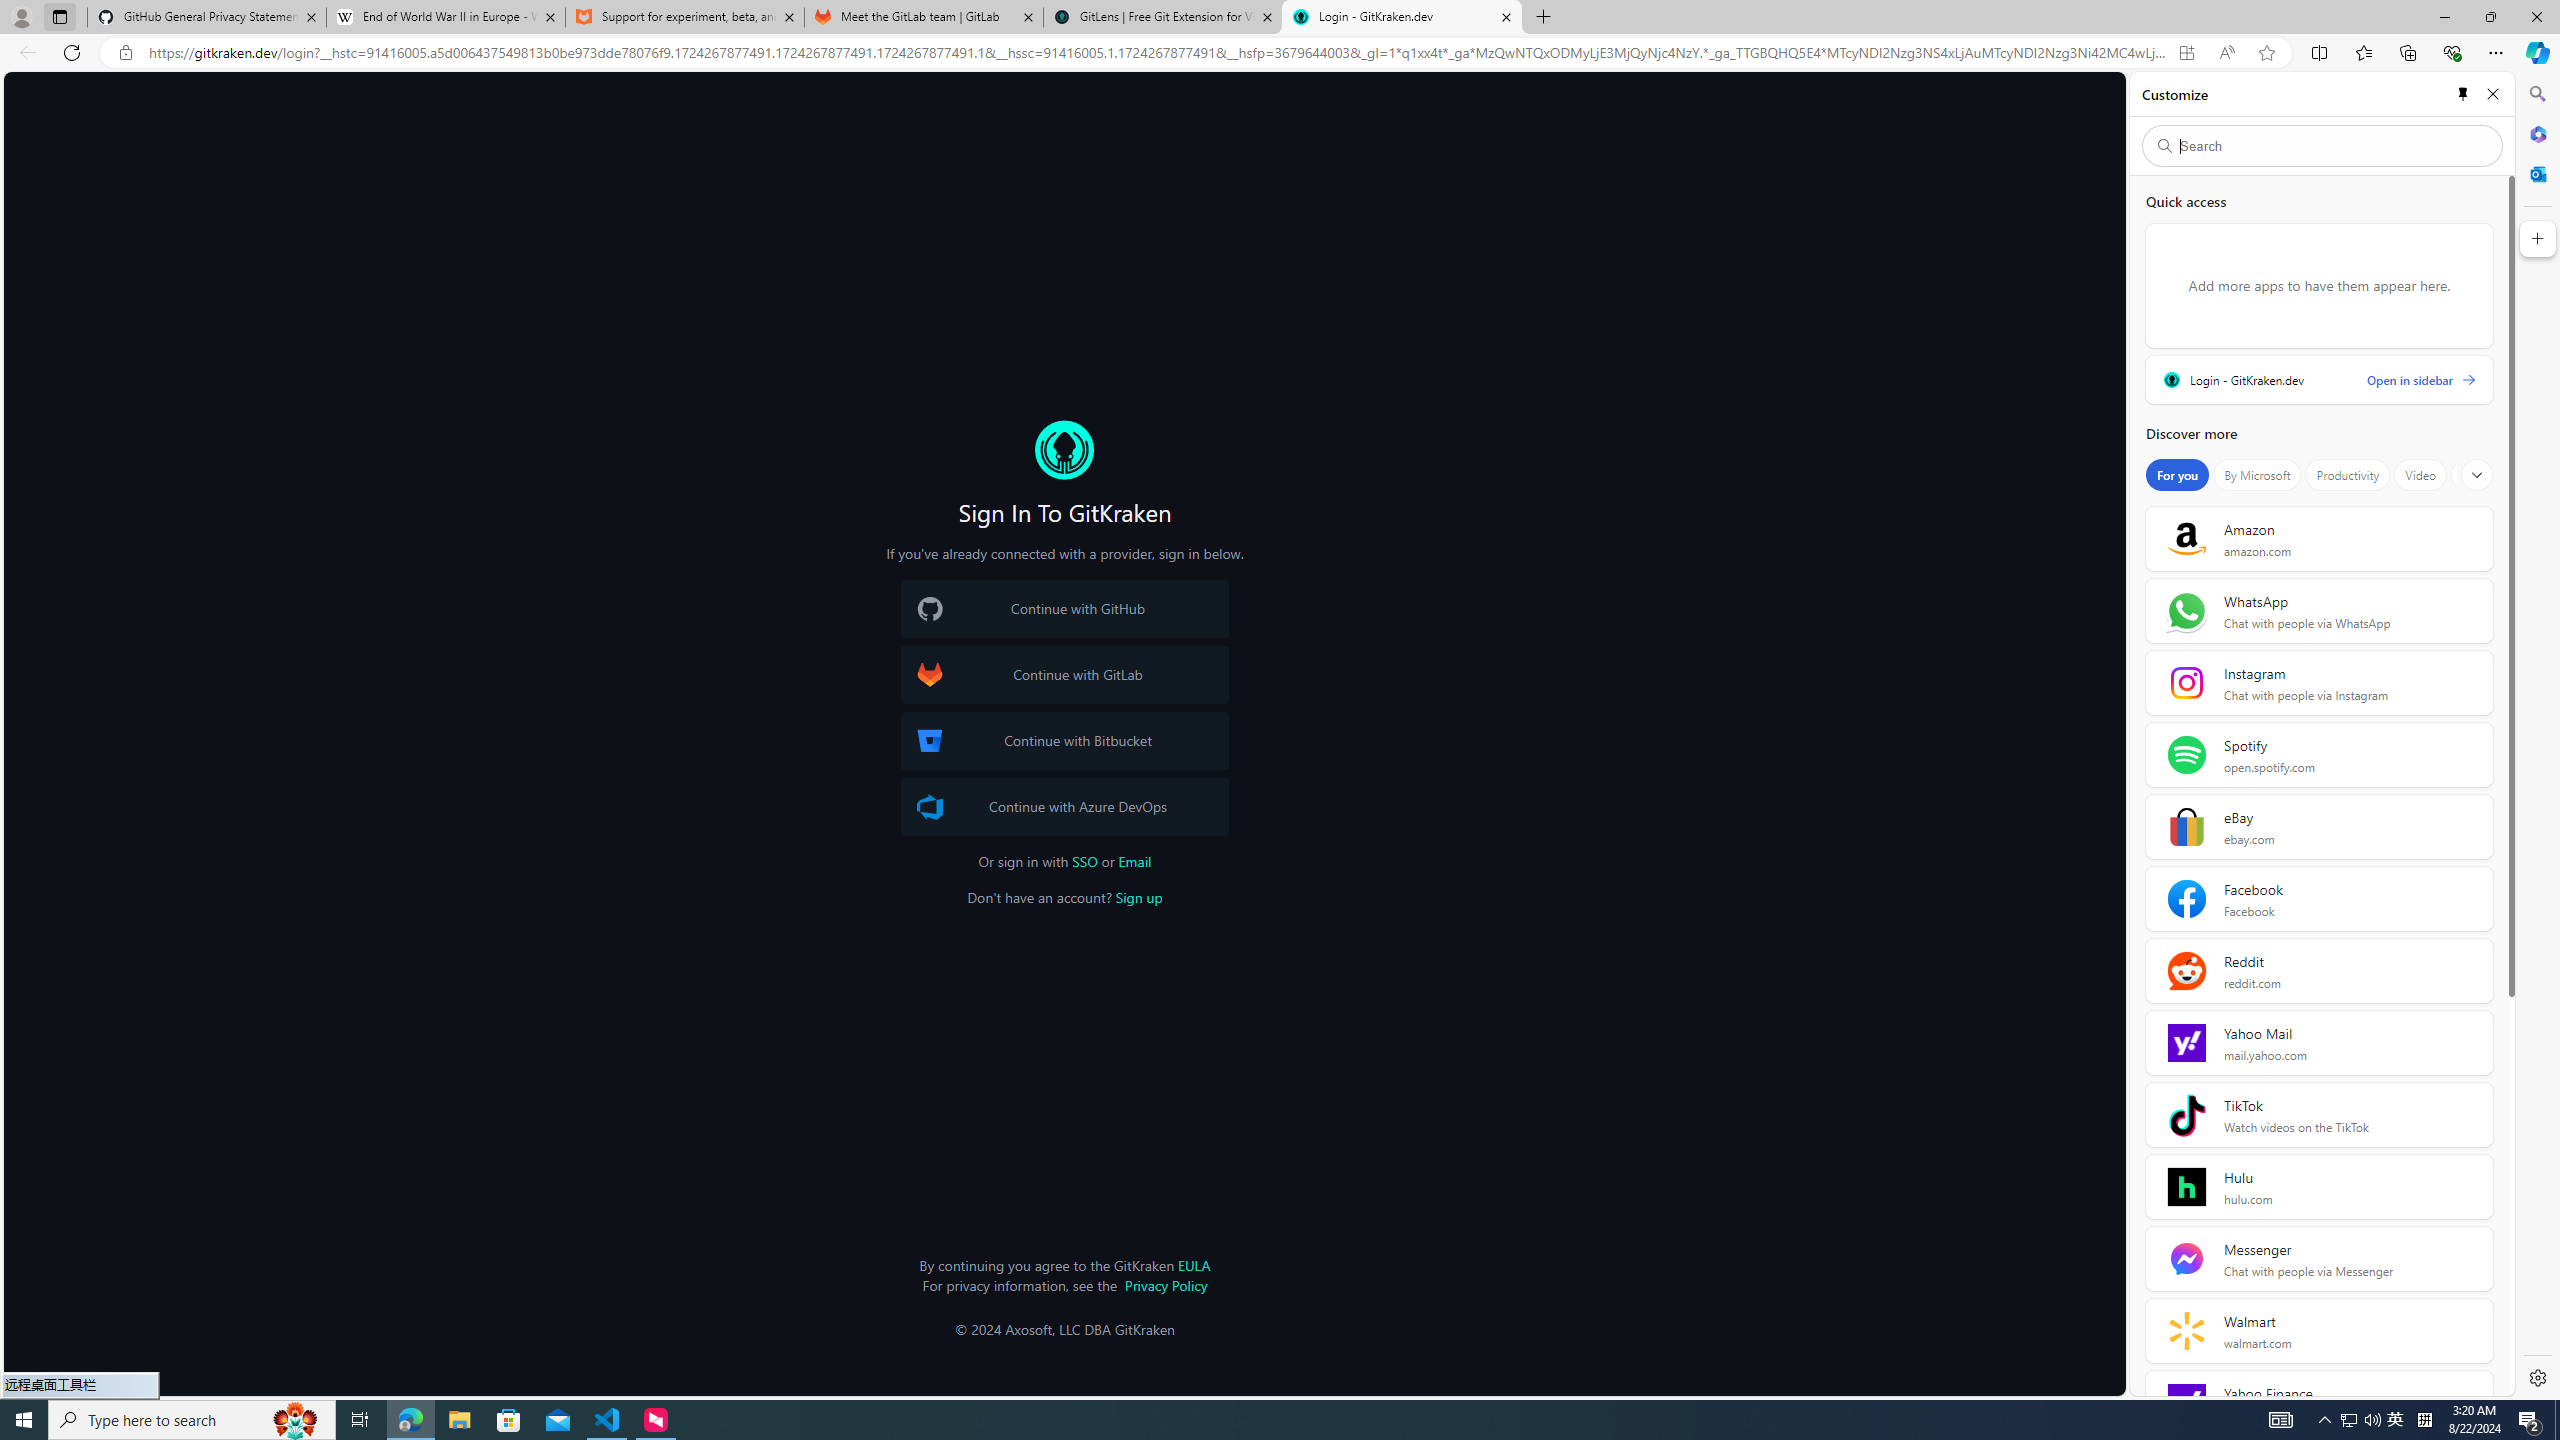 The width and height of the screenshot is (2560, 1440). I want to click on 'By Microsoft', so click(2255, 474).